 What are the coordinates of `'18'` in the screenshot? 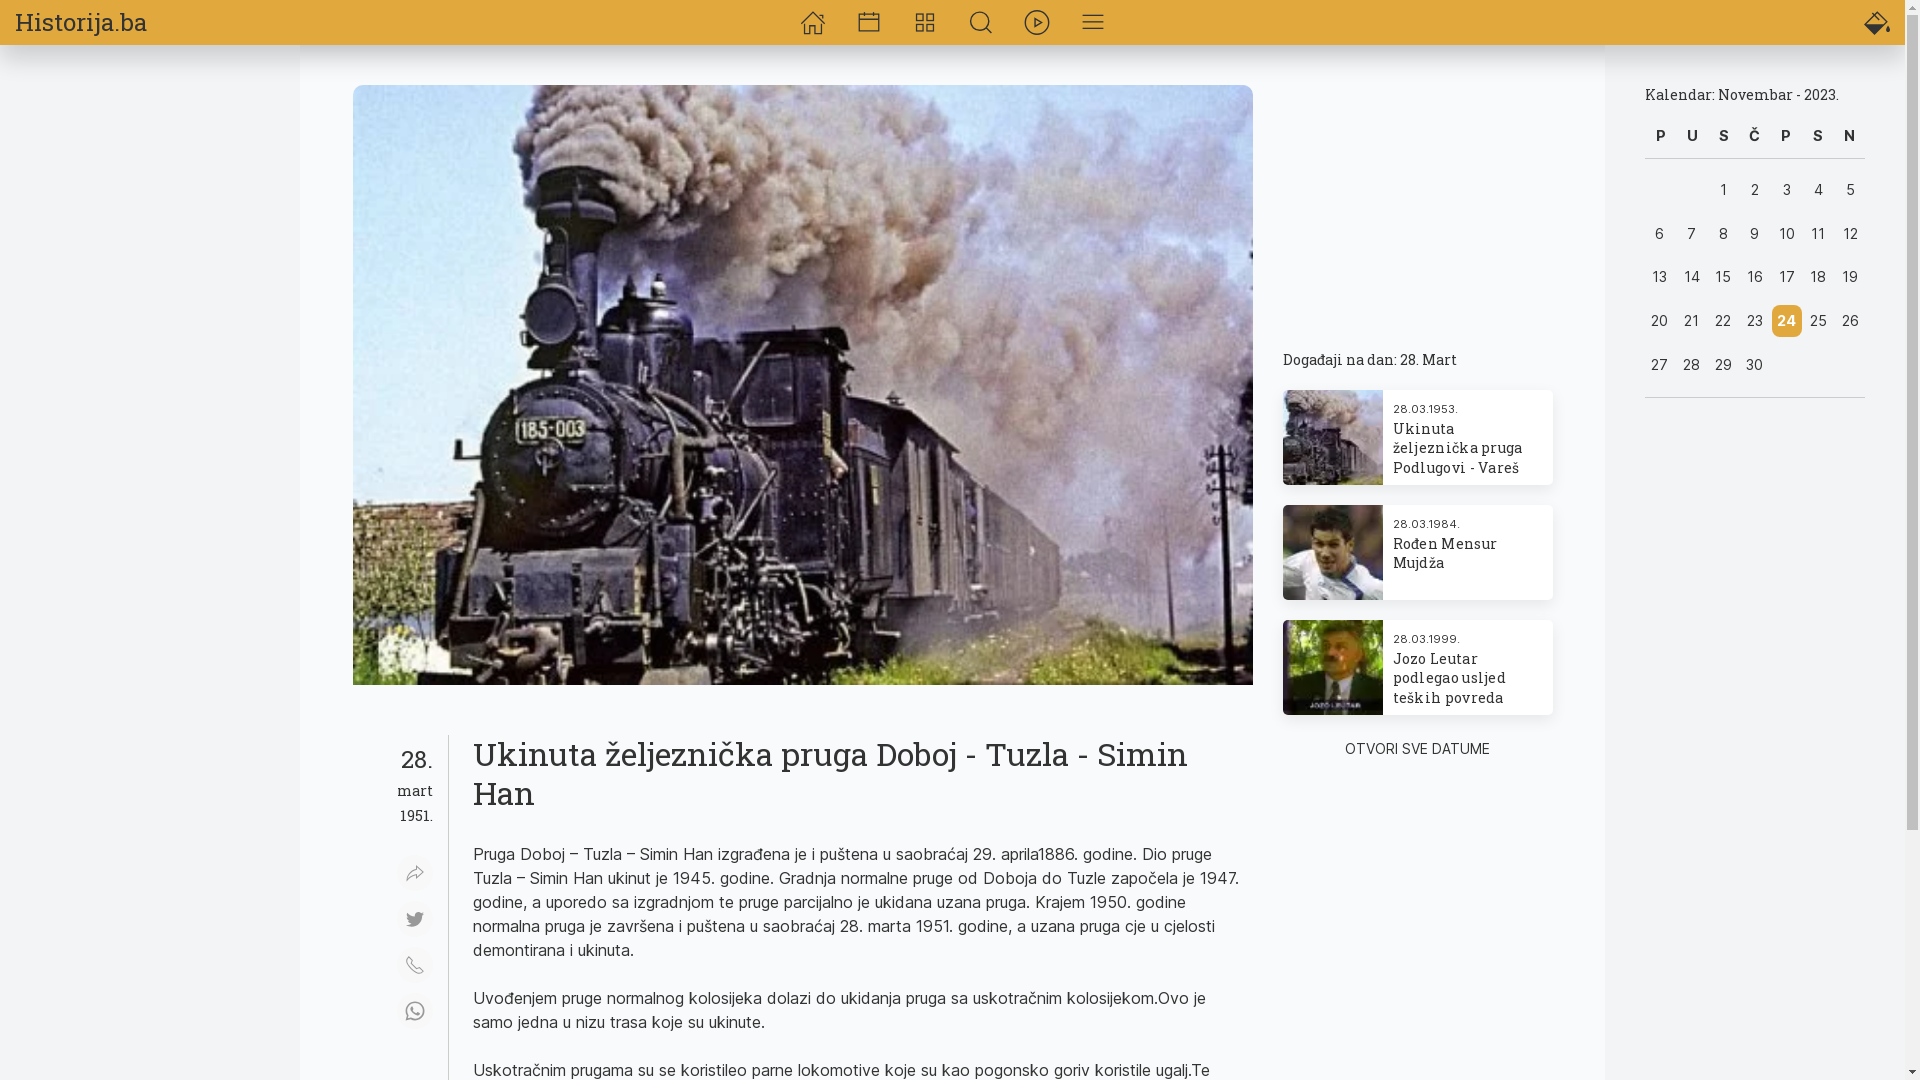 It's located at (1819, 277).